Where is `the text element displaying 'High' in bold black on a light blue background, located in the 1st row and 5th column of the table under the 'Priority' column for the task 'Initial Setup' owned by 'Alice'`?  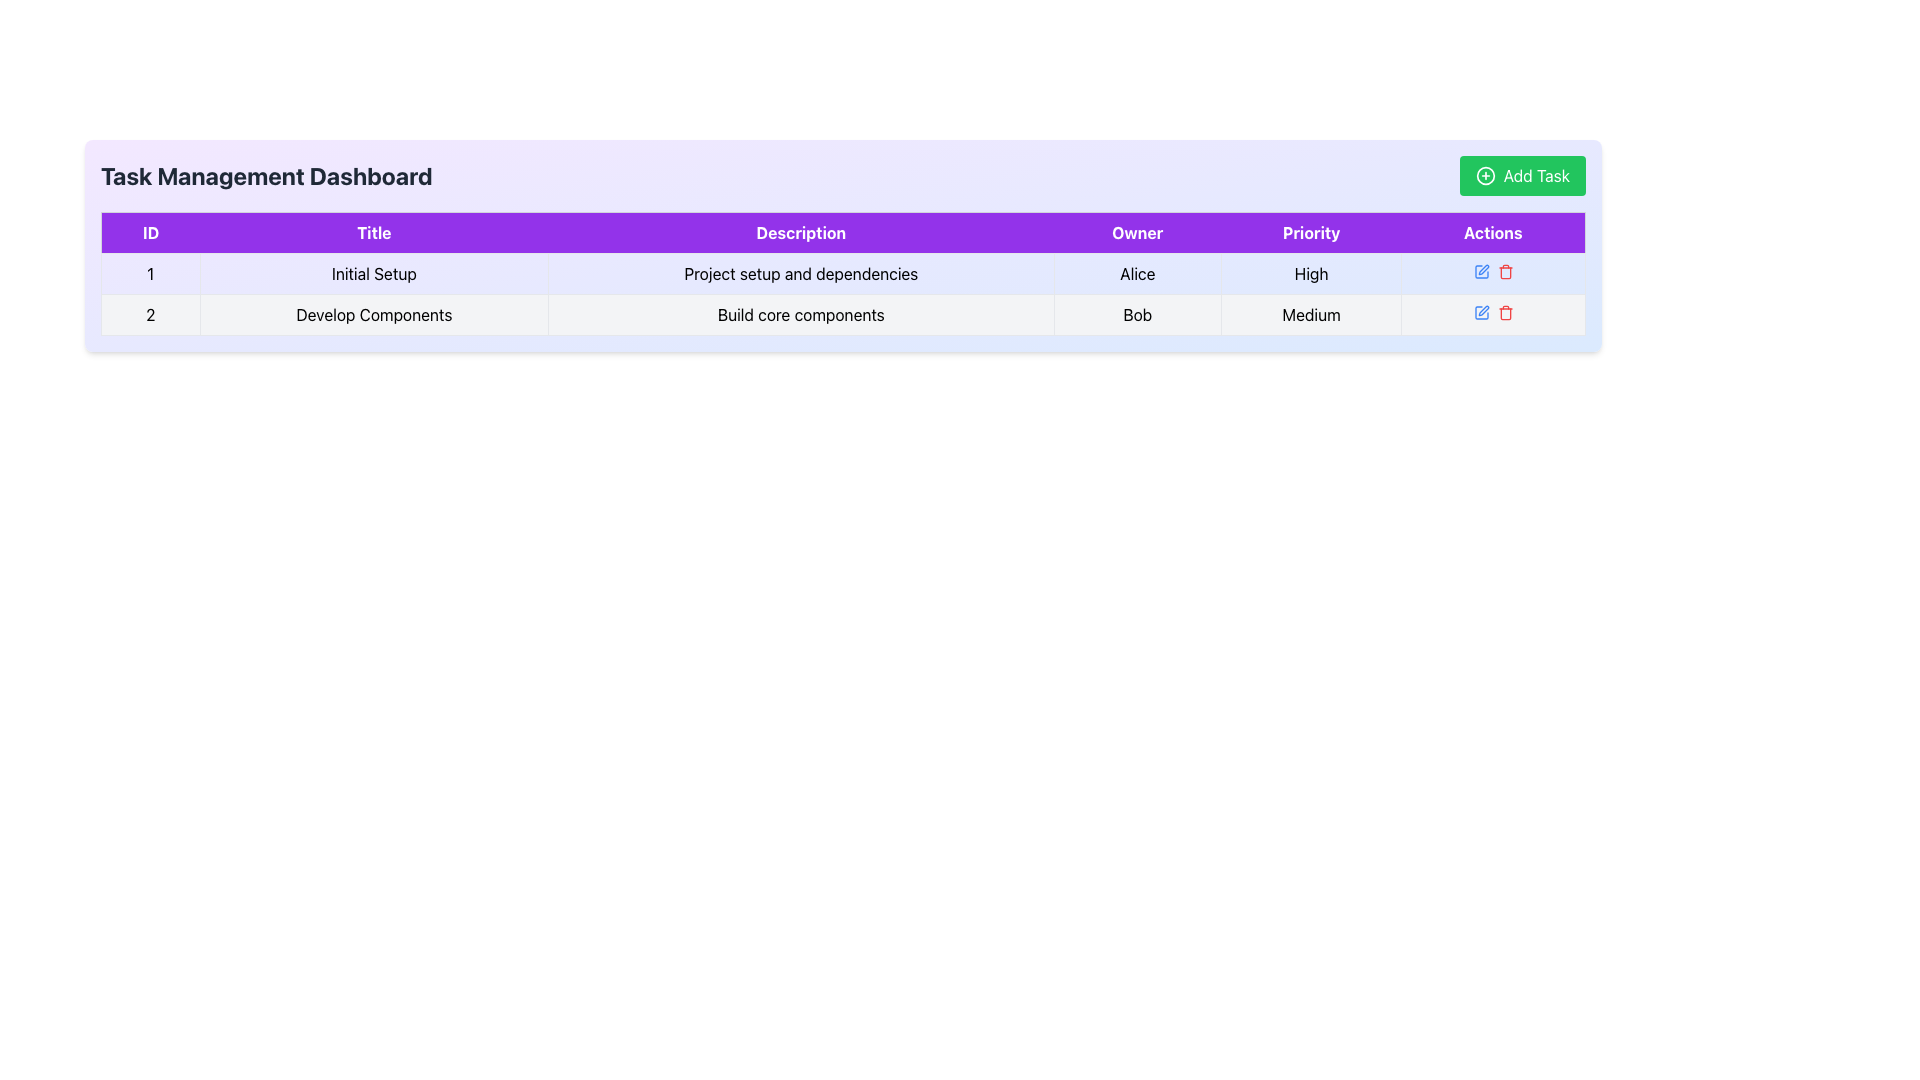
the text element displaying 'High' in bold black on a light blue background, located in the 1st row and 5th column of the table under the 'Priority' column for the task 'Initial Setup' owned by 'Alice' is located at coordinates (1311, 273).